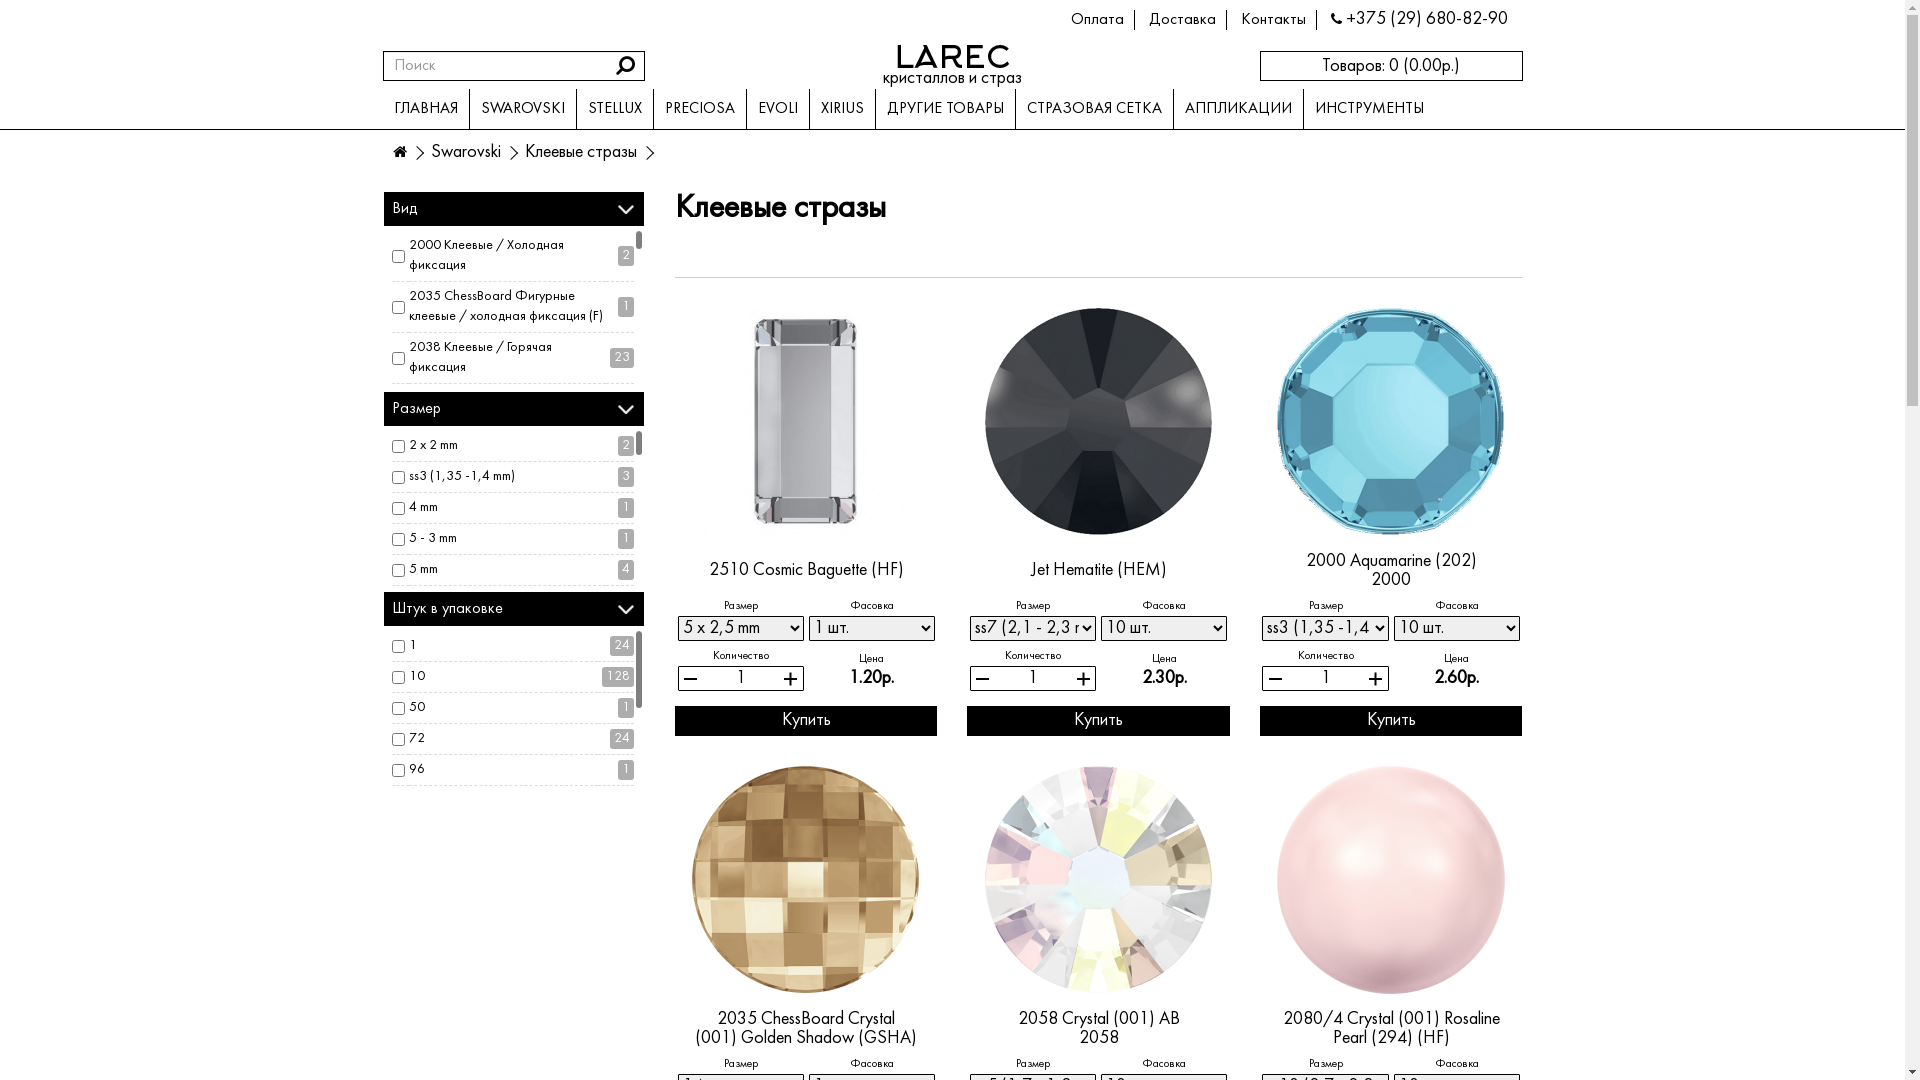 The image size is (1920, 1080). I want to click on '2058 Crystal (001) AB', so click(1098, 878).